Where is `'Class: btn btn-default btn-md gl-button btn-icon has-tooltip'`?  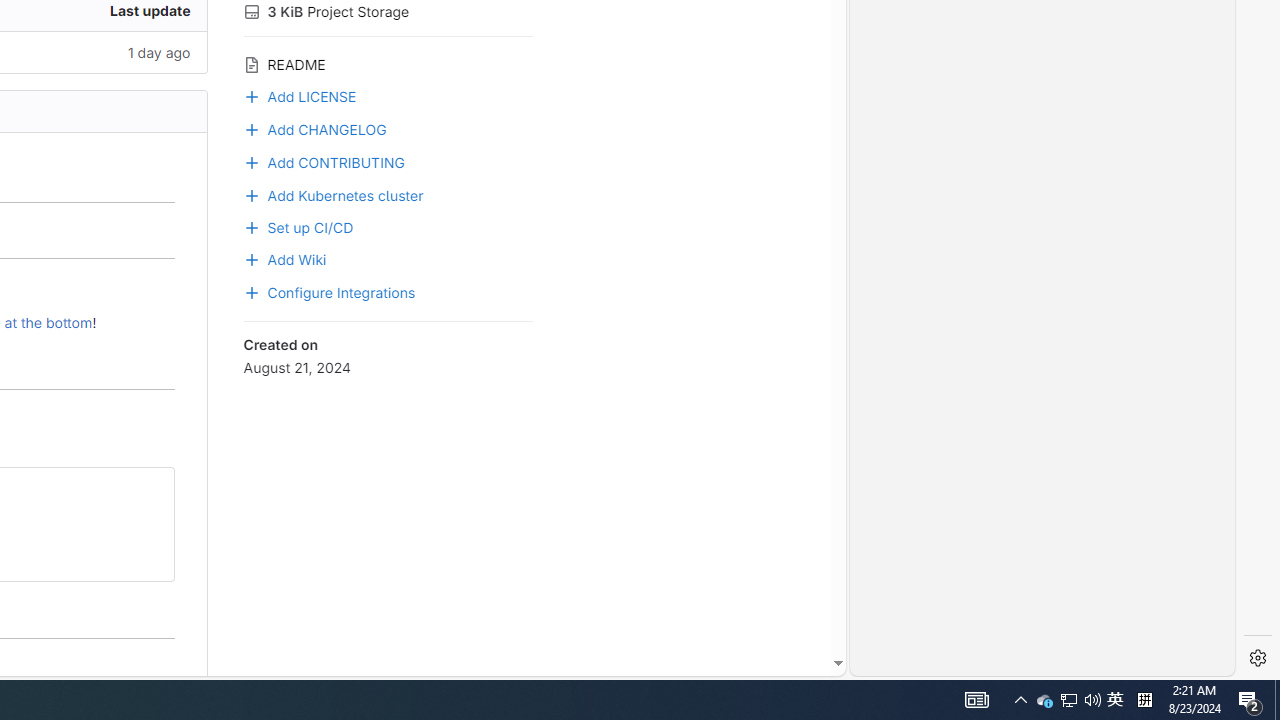
'Class: btn btn-default btn-md gl-button btn-icon has-tooltip' is located at coordinates (149, 489).